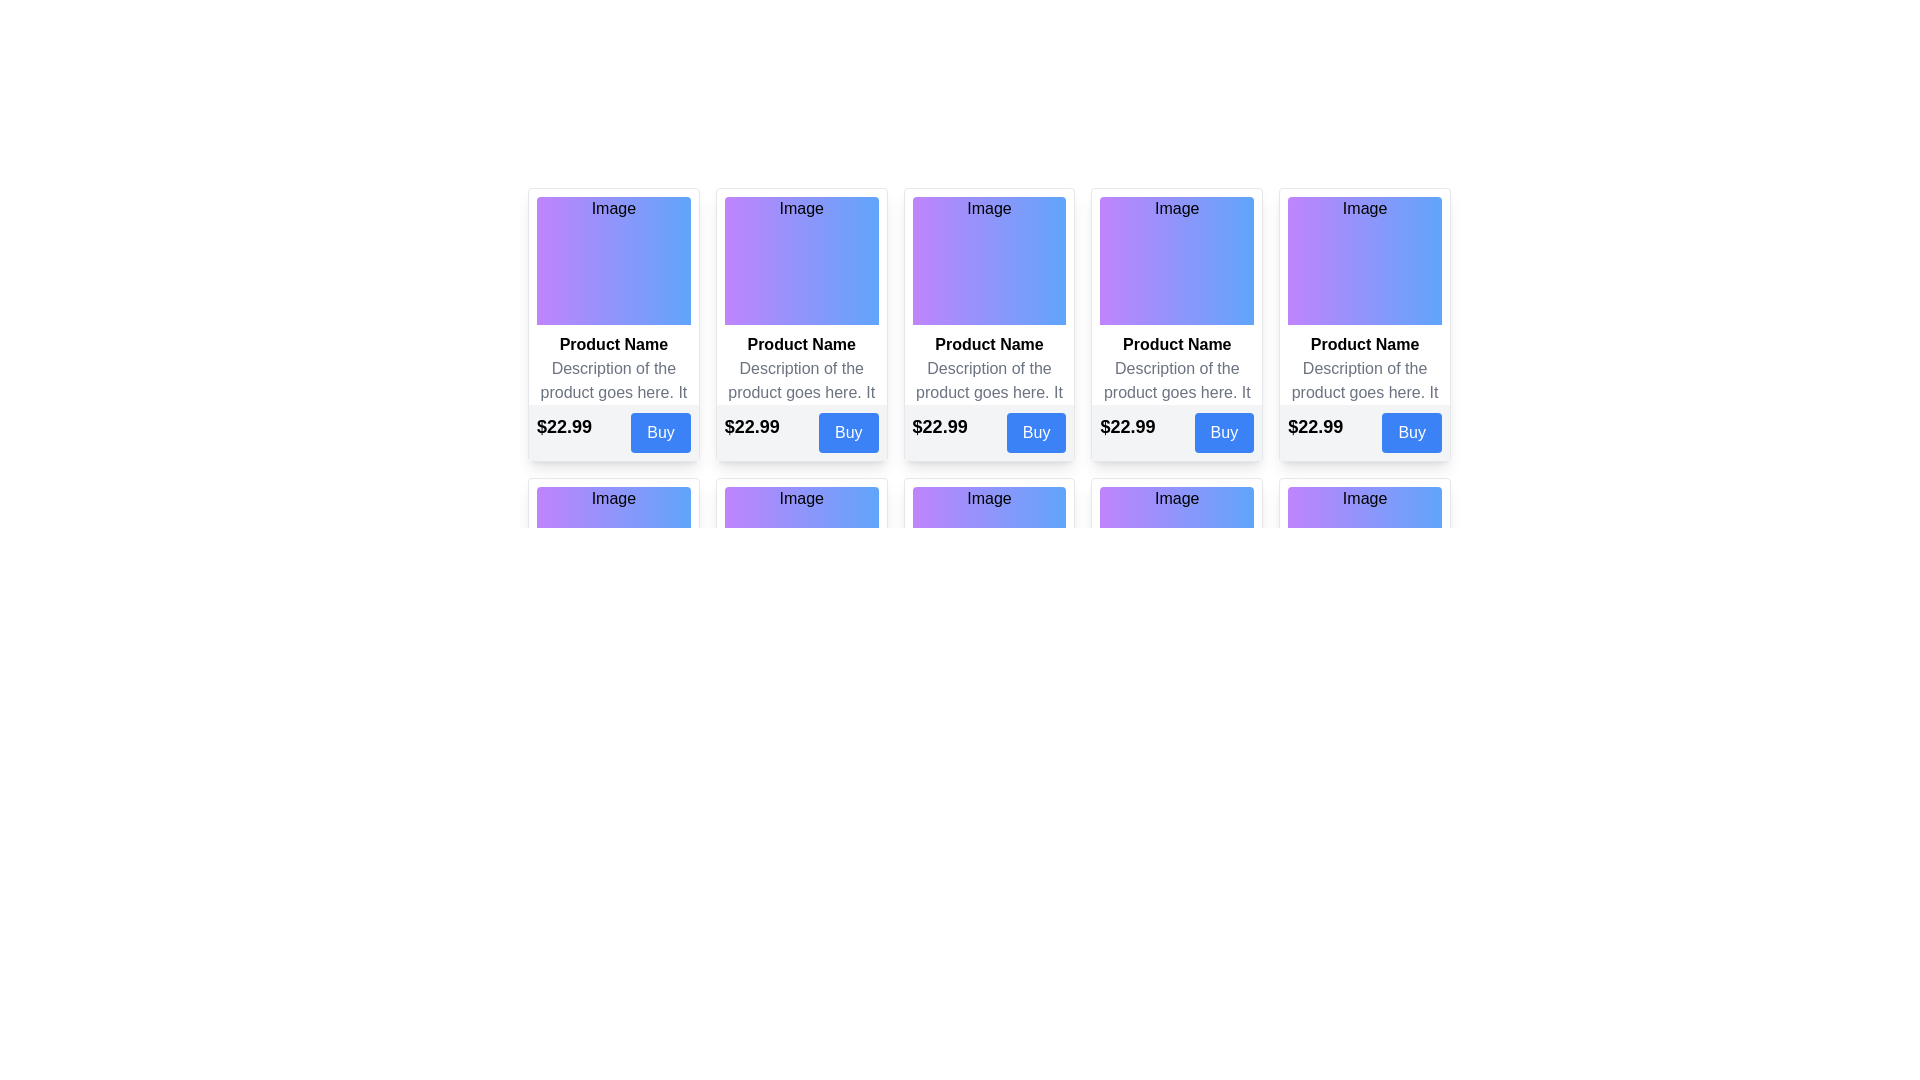 This screenshot has height=1080, width=1920. I want to click on the text block that provides a summary of the product, located within the second section of the first product card, directly following the product name and above the price section, so click(612, 405).